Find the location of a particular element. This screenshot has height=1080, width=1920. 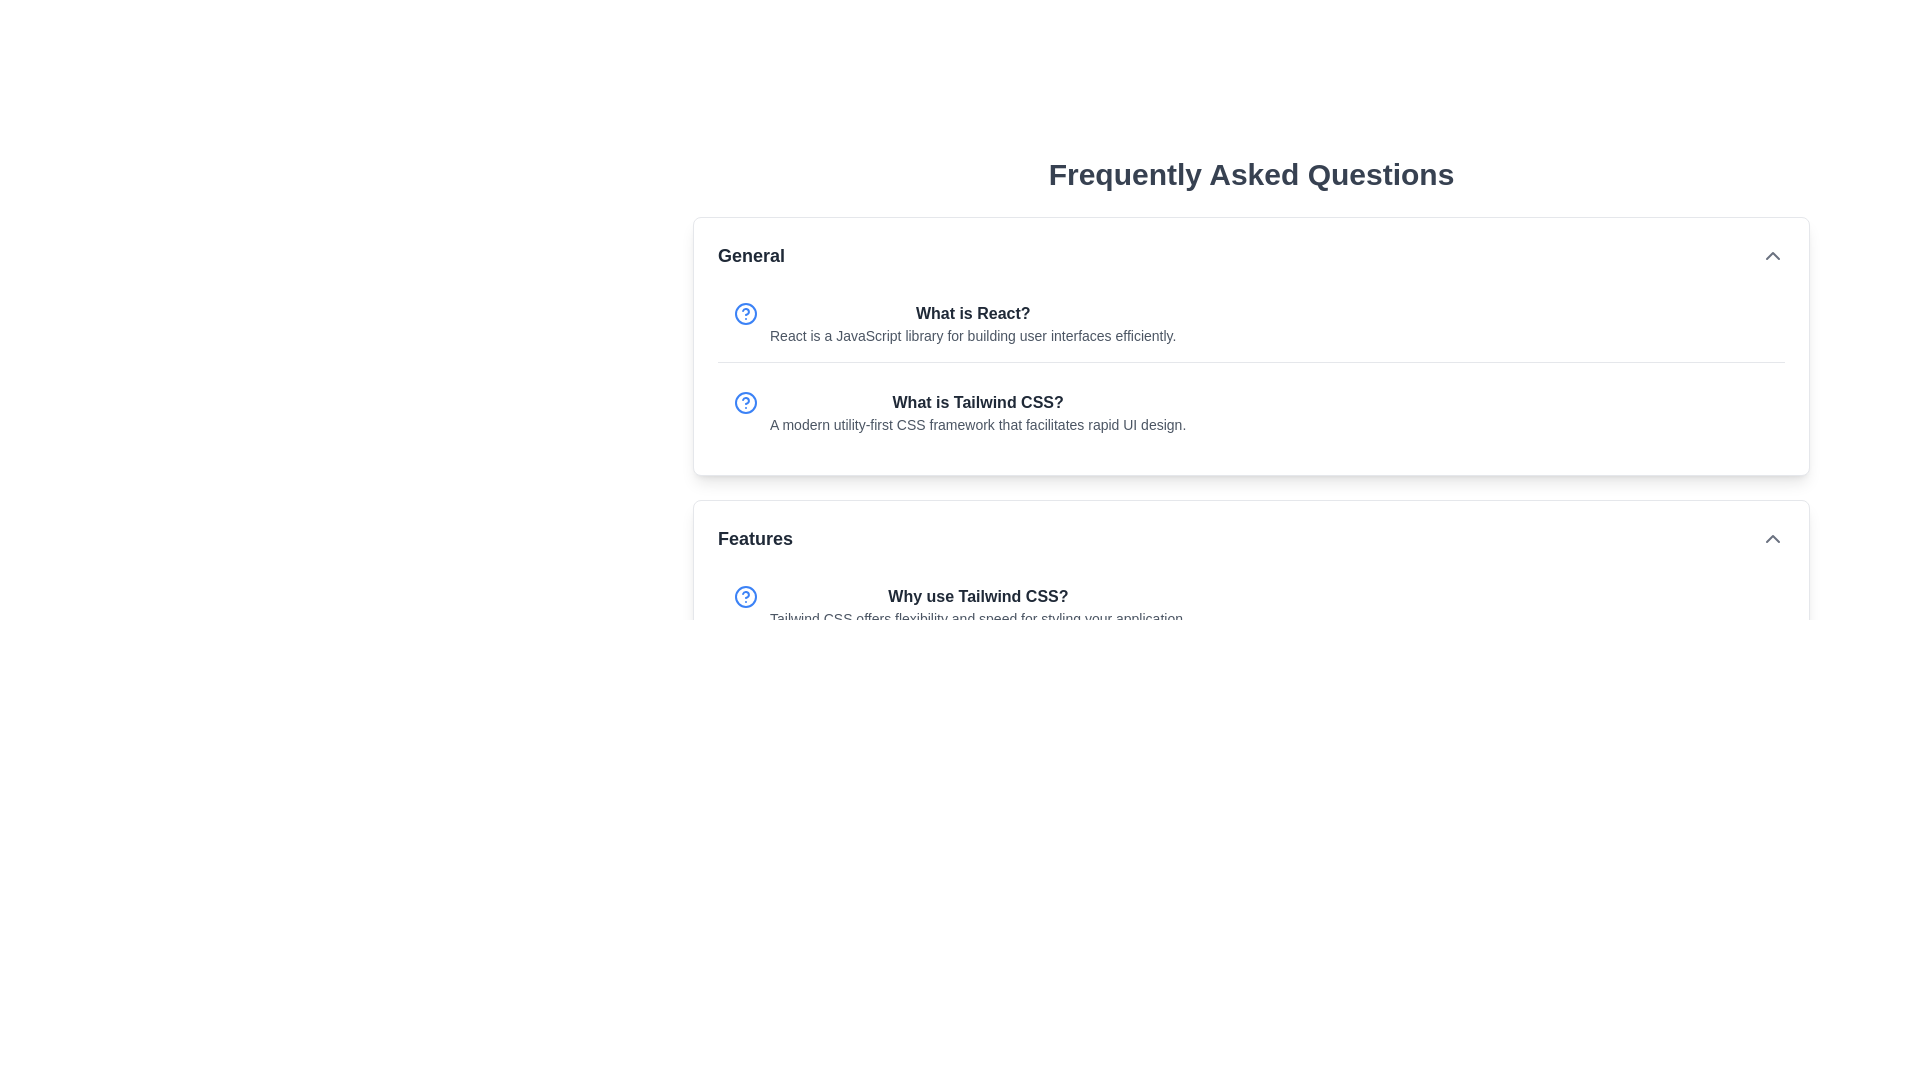

the information/help icon located to the left of the text 'Why use Tailwind CSS?' in the FAQ section under the 'Features' category is located at coordinates (744, 596).